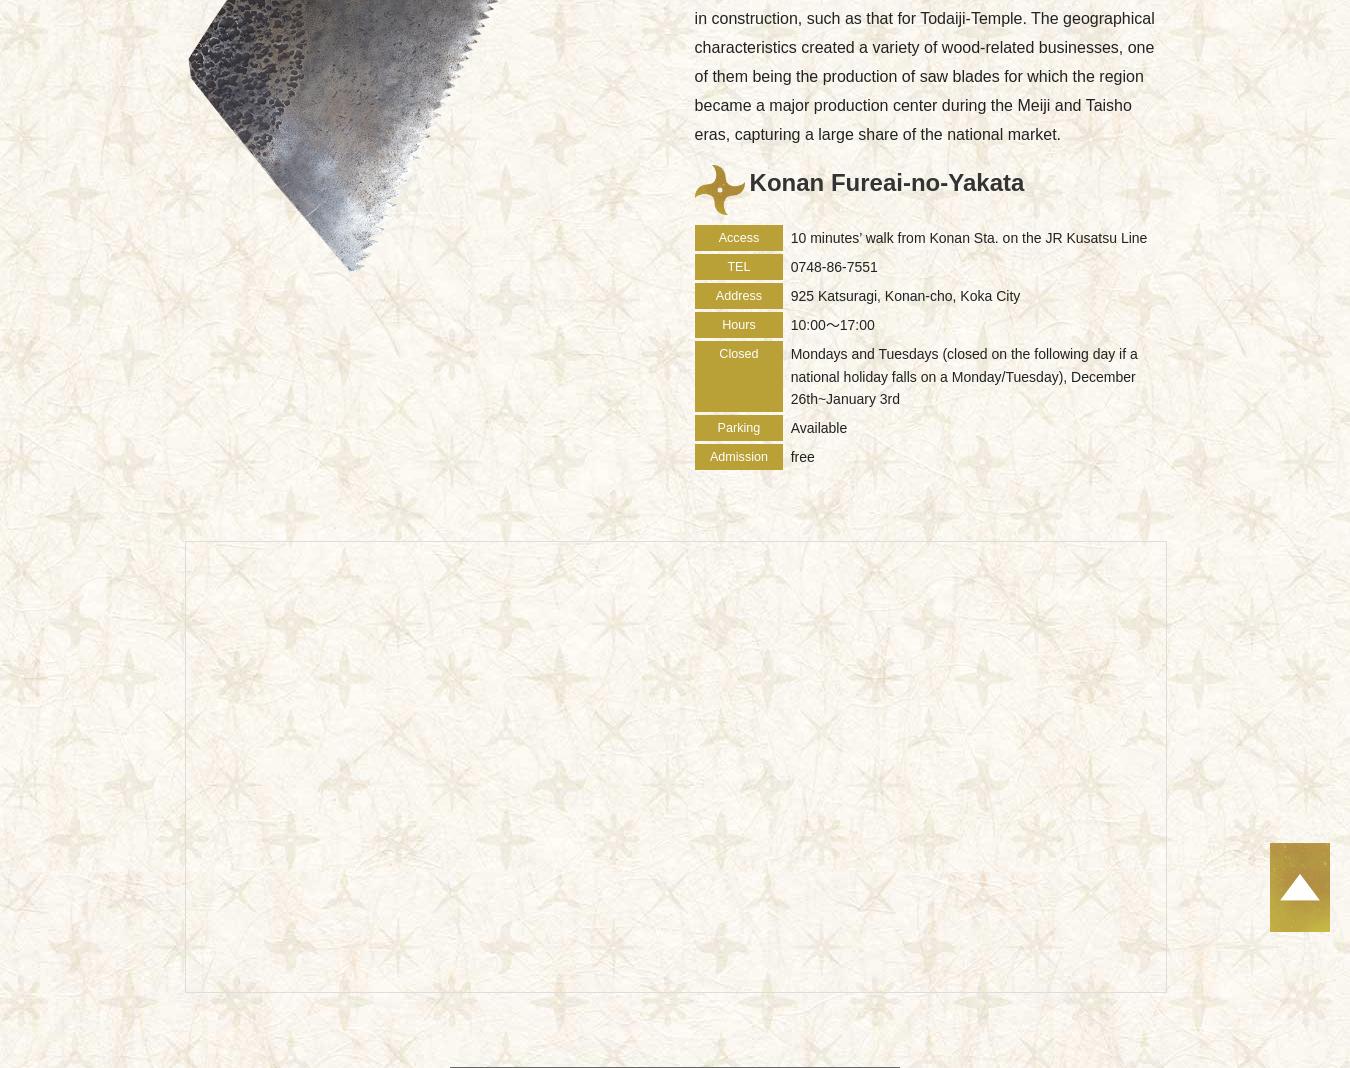 This screenshot has width=1350, height=1068. I want to click on '925 Katsuragi, Konan-cho, Koka City', so click(904, 295).